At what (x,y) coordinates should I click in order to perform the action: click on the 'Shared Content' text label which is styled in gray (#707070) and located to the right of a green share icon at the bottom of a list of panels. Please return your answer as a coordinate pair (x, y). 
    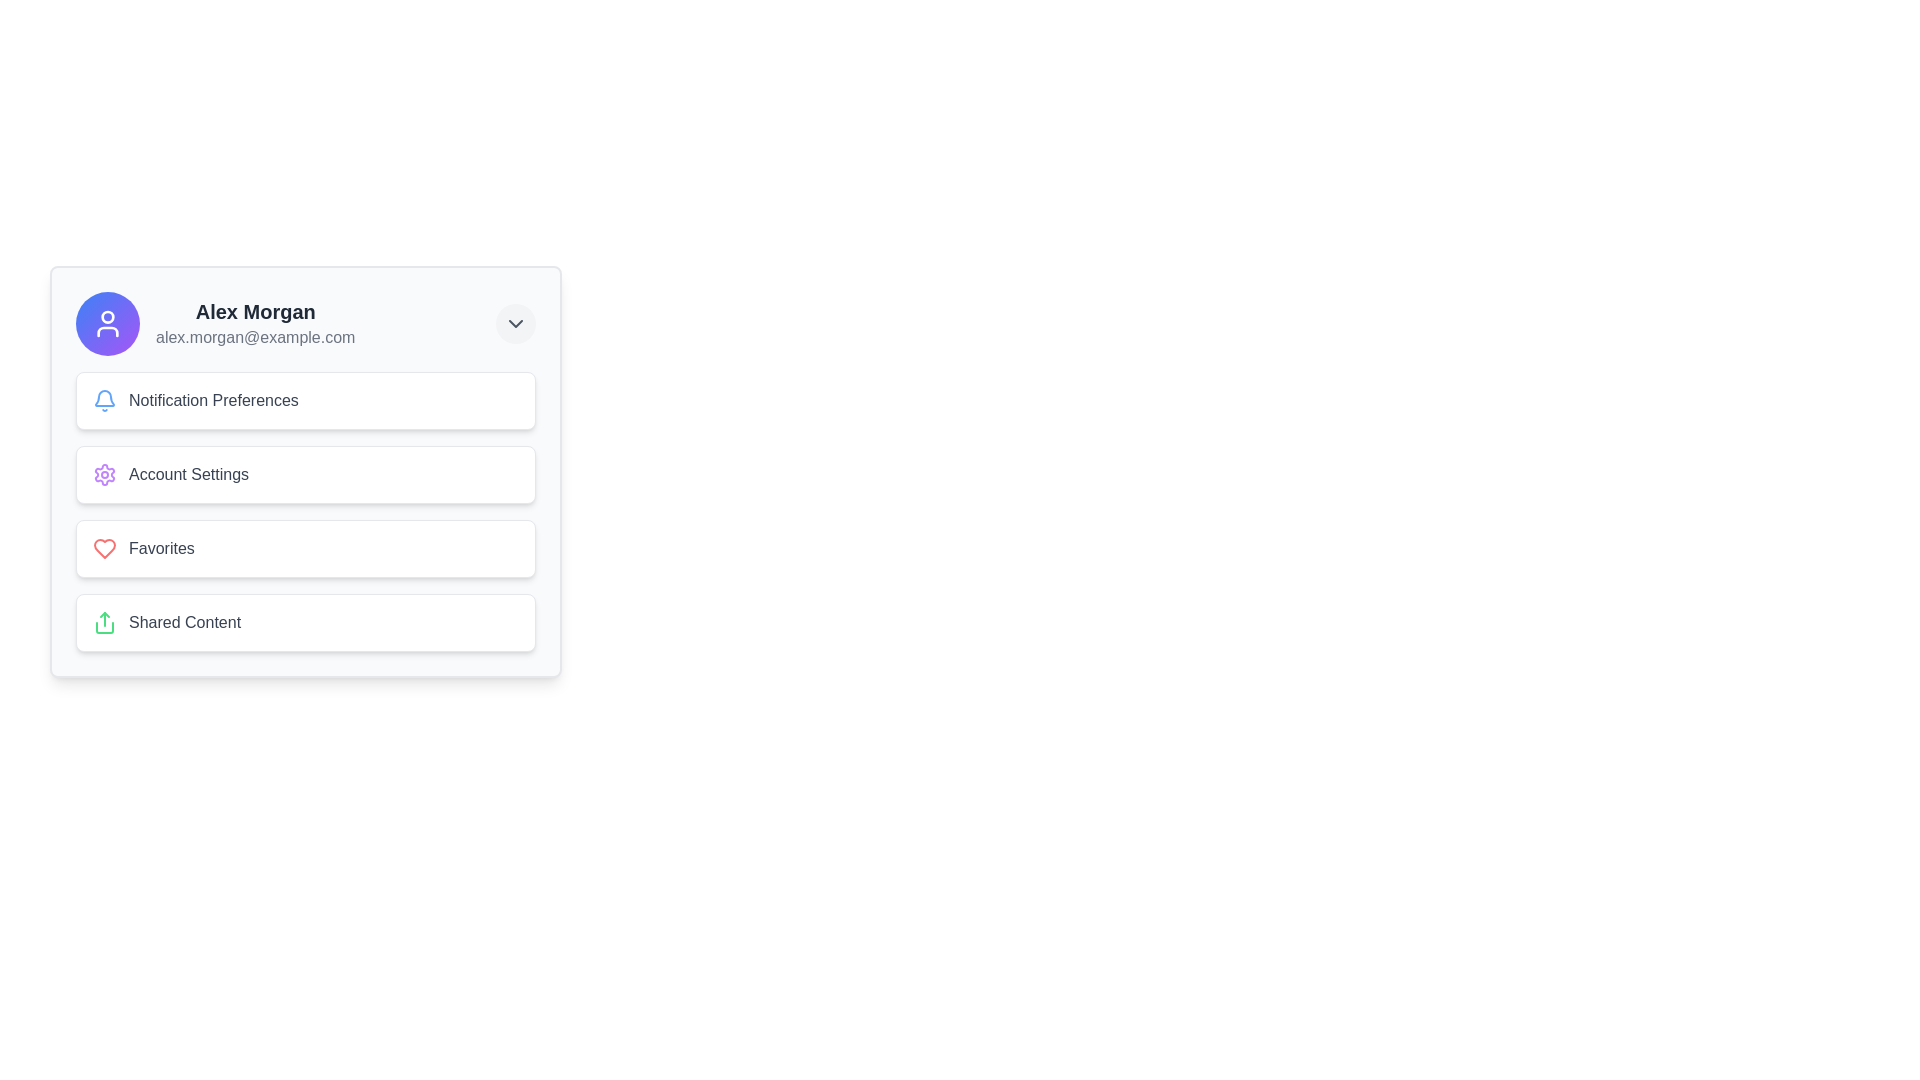
    Looking at the image, I should click on (185, 622).